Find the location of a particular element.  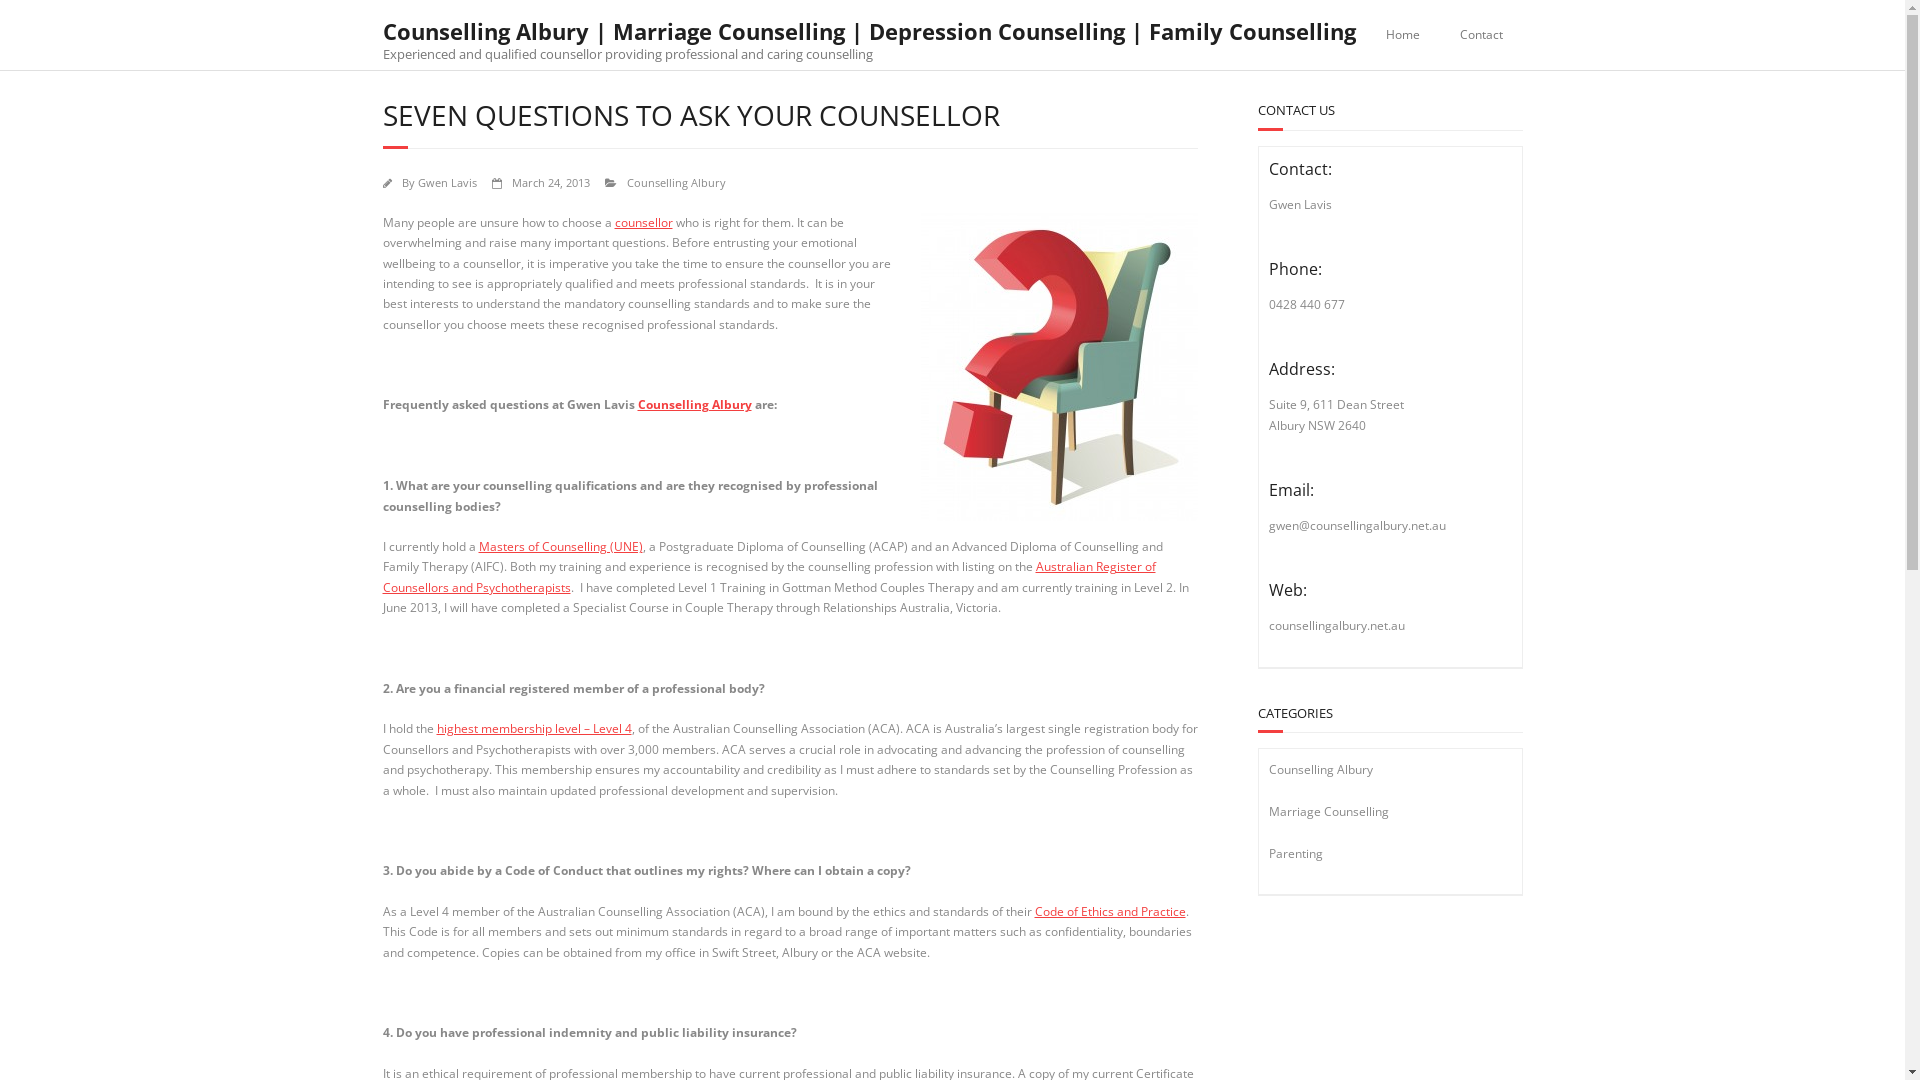

'Contact' is located at coordinates (1481, 34).